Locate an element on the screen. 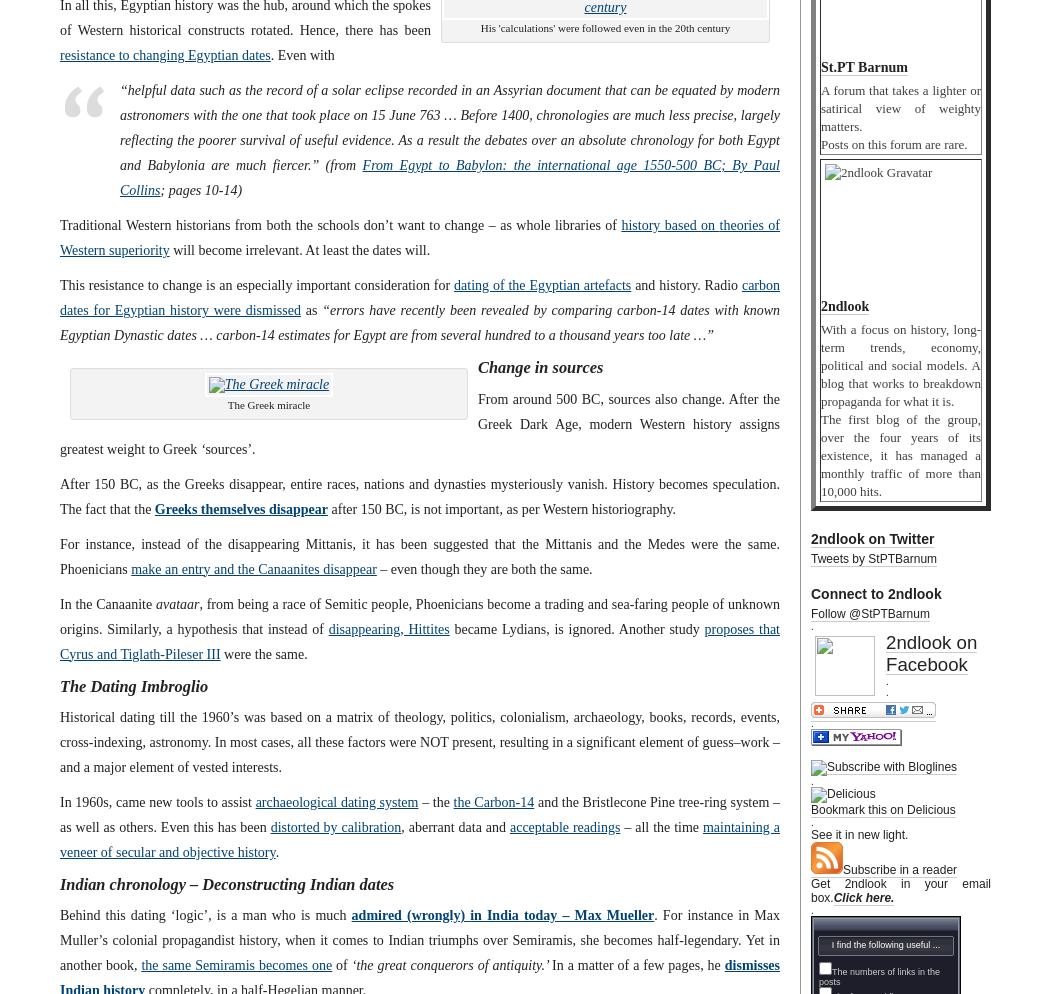  'Connect to 2ndlook' is located at coordinates (875, 594).